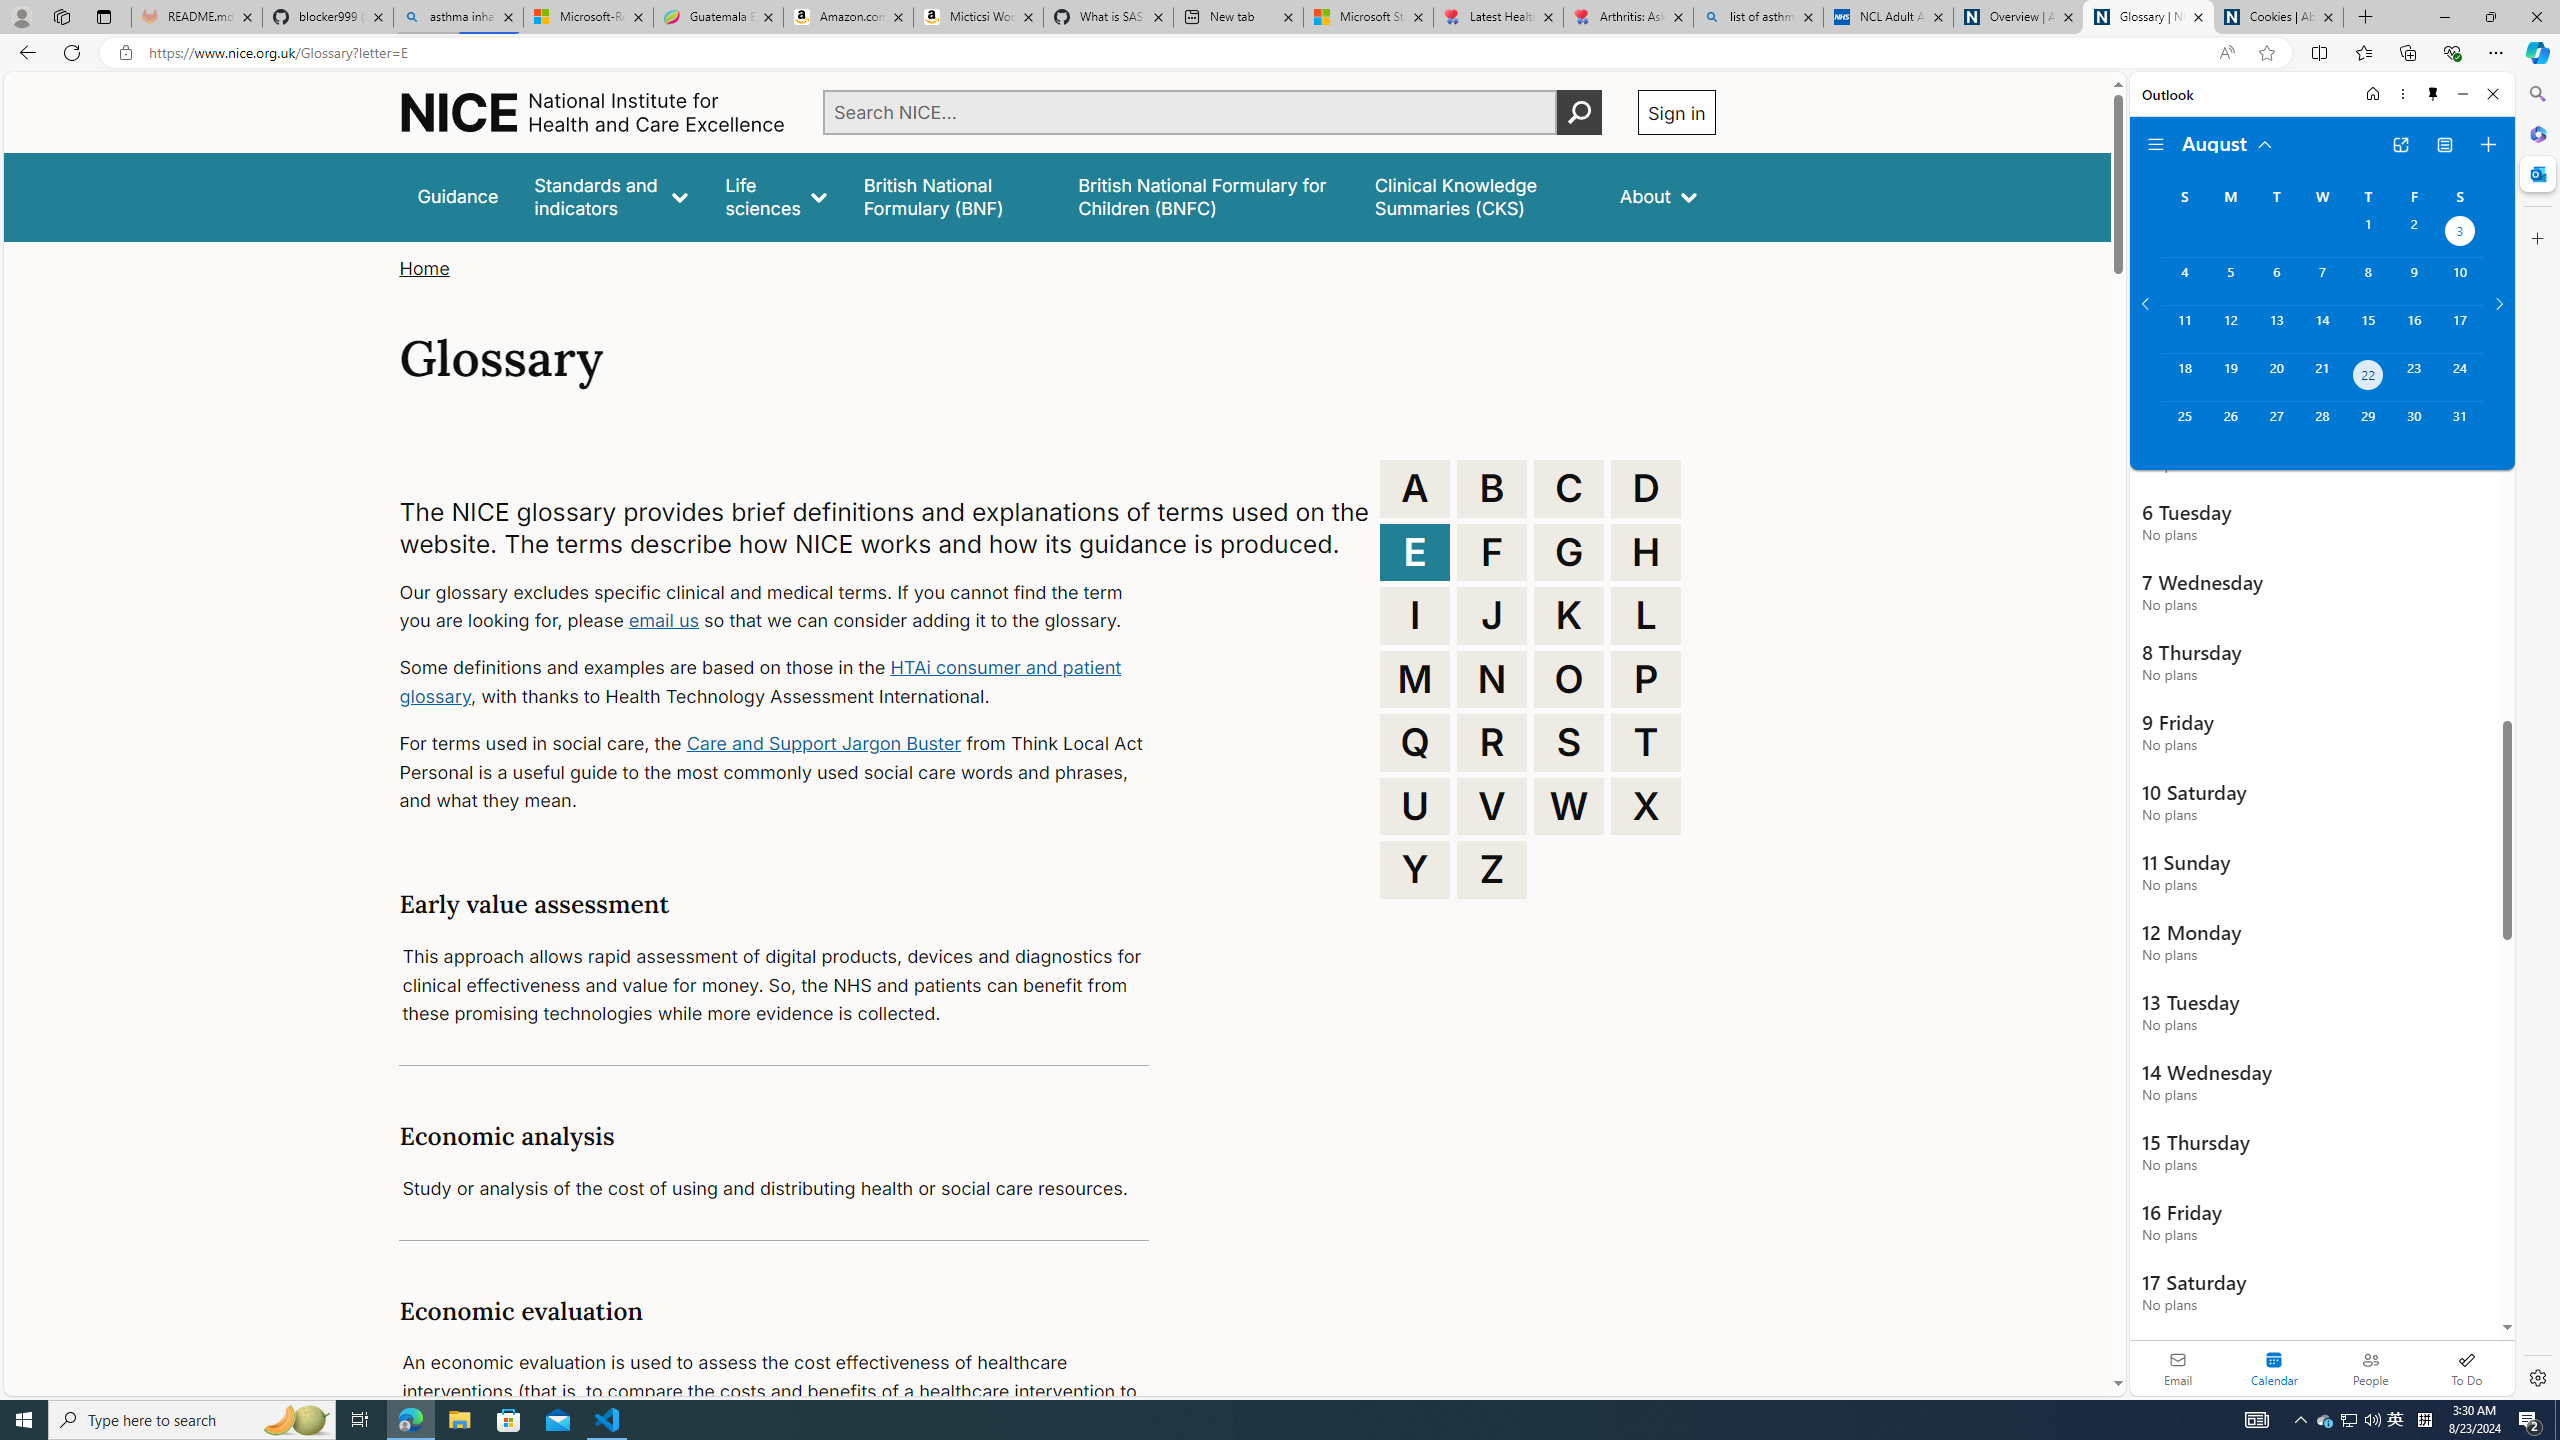 This screenshot has height=1440, width=2560. I want to click on 'New tab', so click(1236, 16).